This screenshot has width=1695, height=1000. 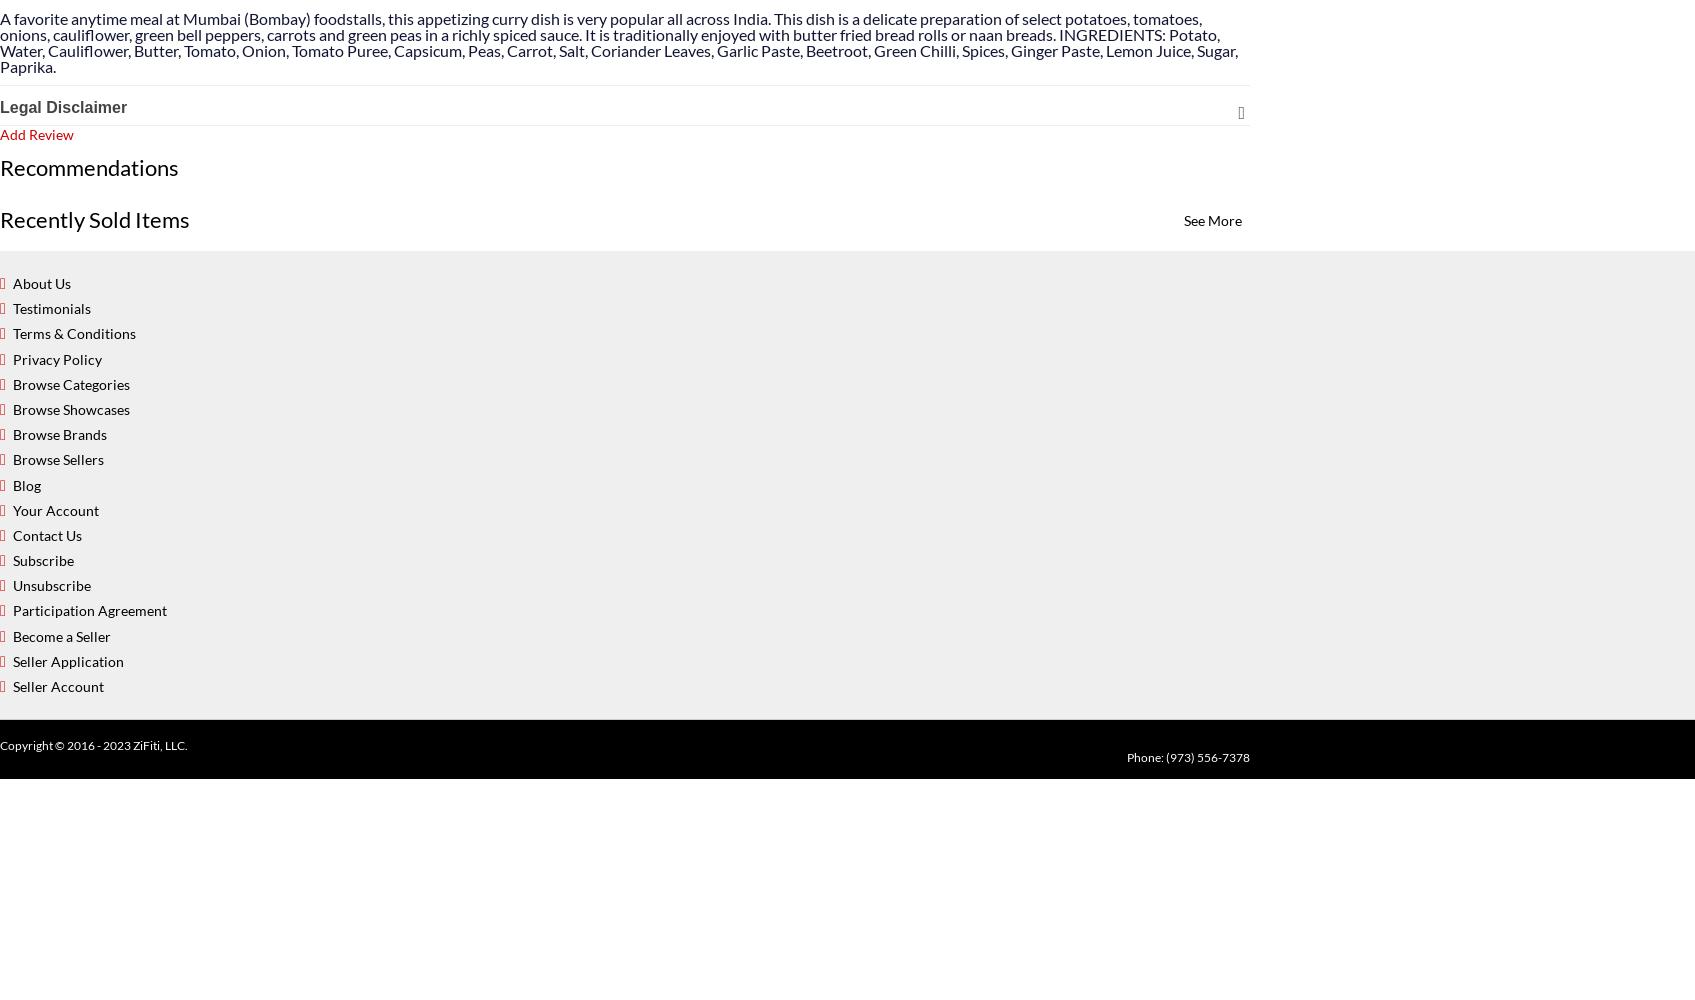 I want to click on 'Privacy Policy', so click(x=56, y=357).